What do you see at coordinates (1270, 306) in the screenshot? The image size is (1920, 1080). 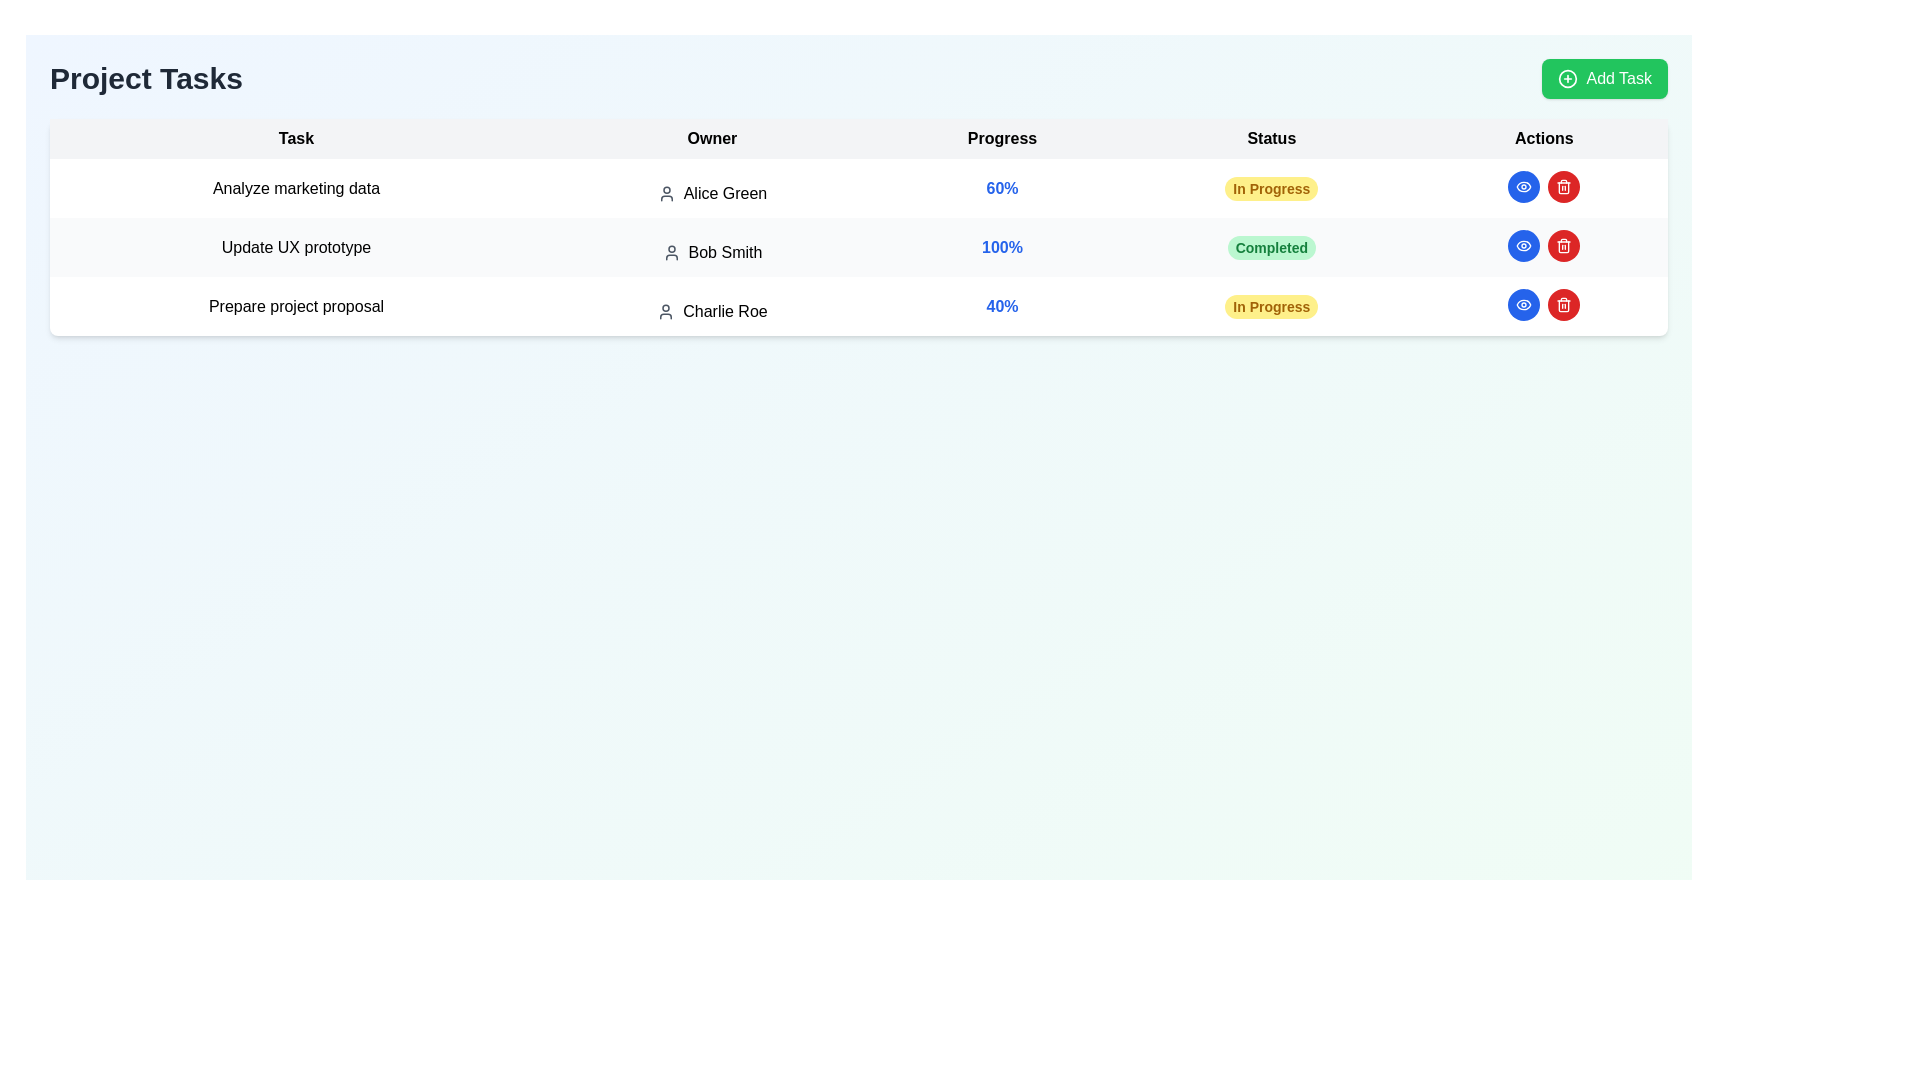 I see `the 'In Progress' badge element, which has a yellow background and bold text, located in the 'Status' column of the 'Prepare project proposal' task row` at bounding box center [1270, 306].